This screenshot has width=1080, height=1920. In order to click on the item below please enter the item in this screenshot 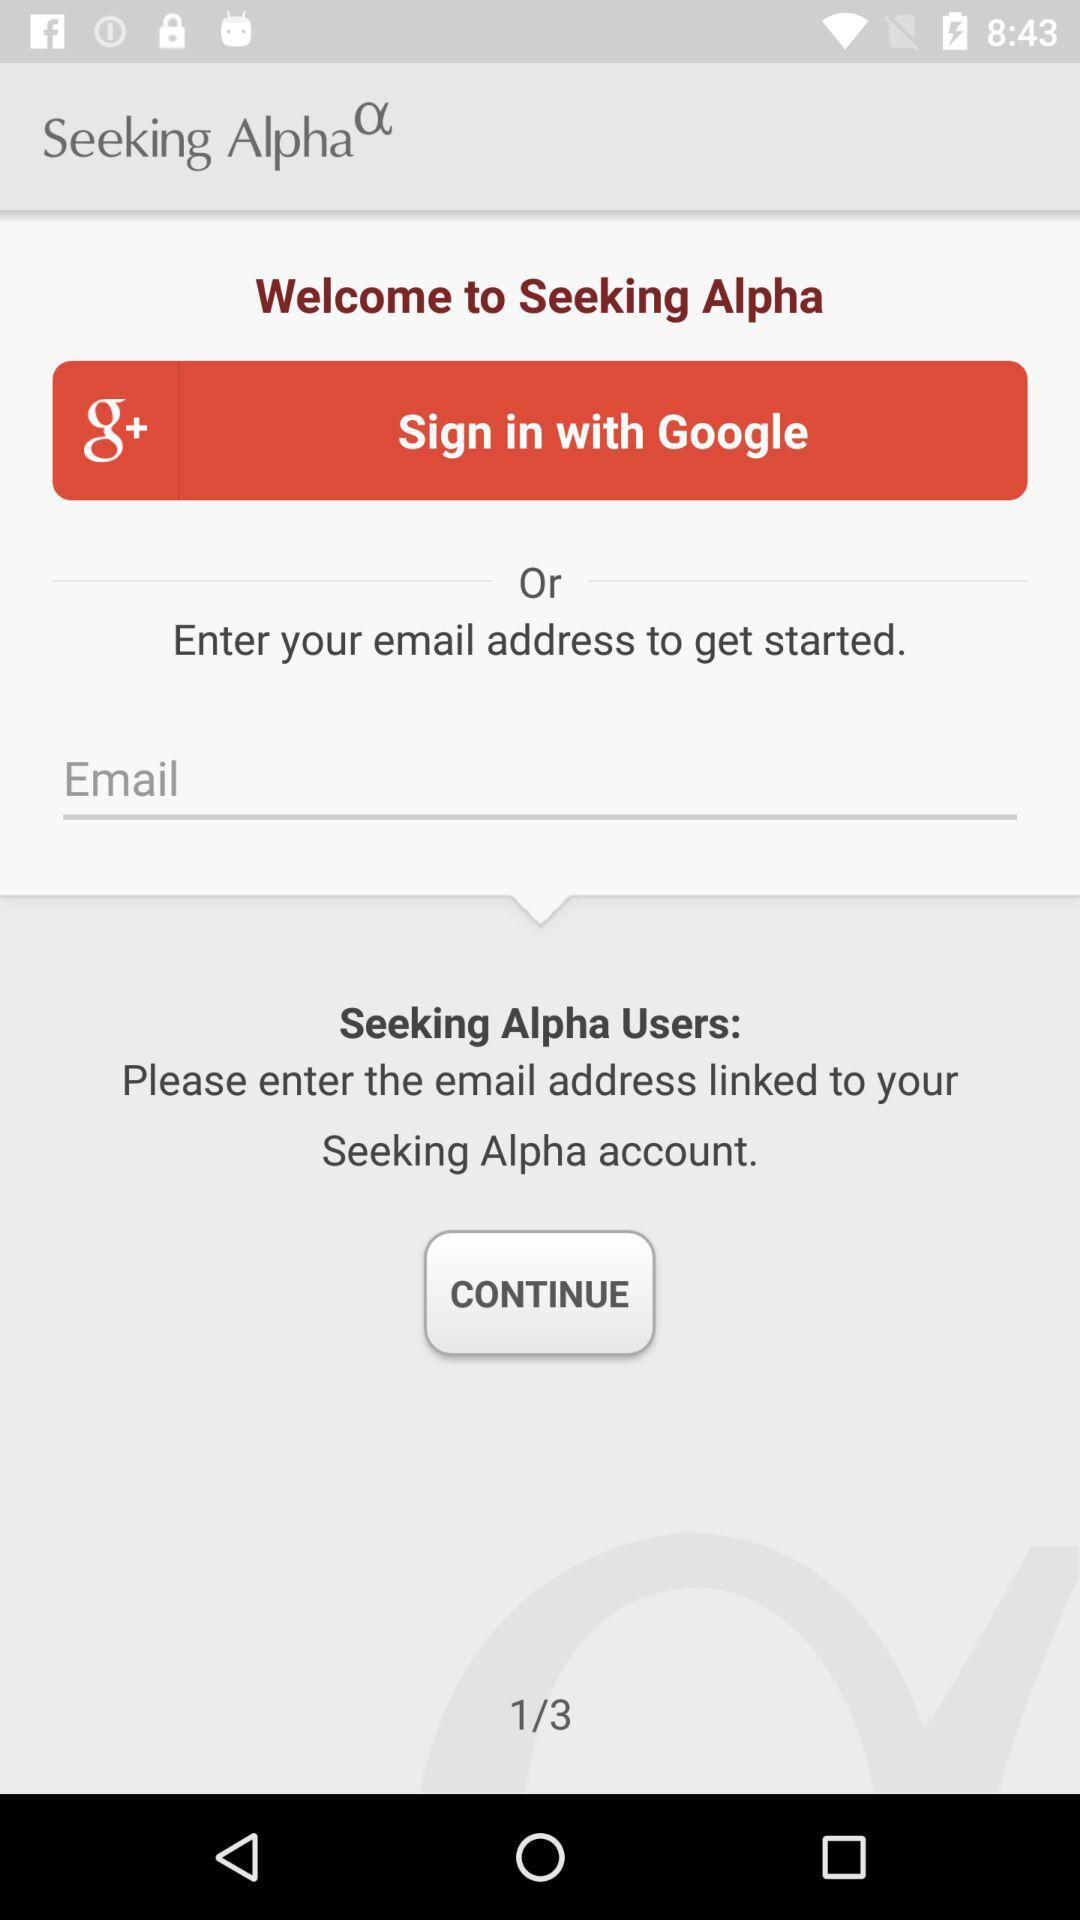, I will do `click(538, 1292)`.